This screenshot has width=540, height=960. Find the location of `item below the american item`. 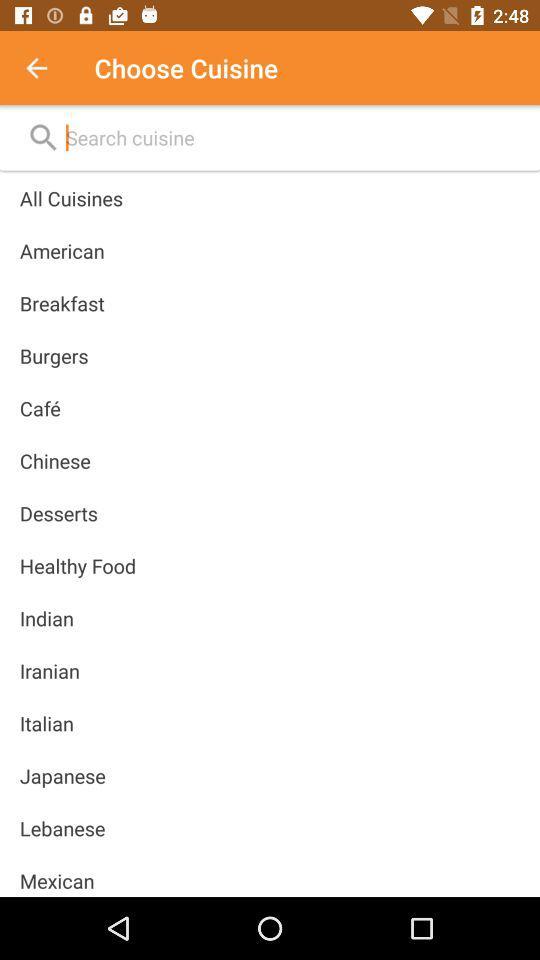

item below the american item is located at coordinates (62, 303).